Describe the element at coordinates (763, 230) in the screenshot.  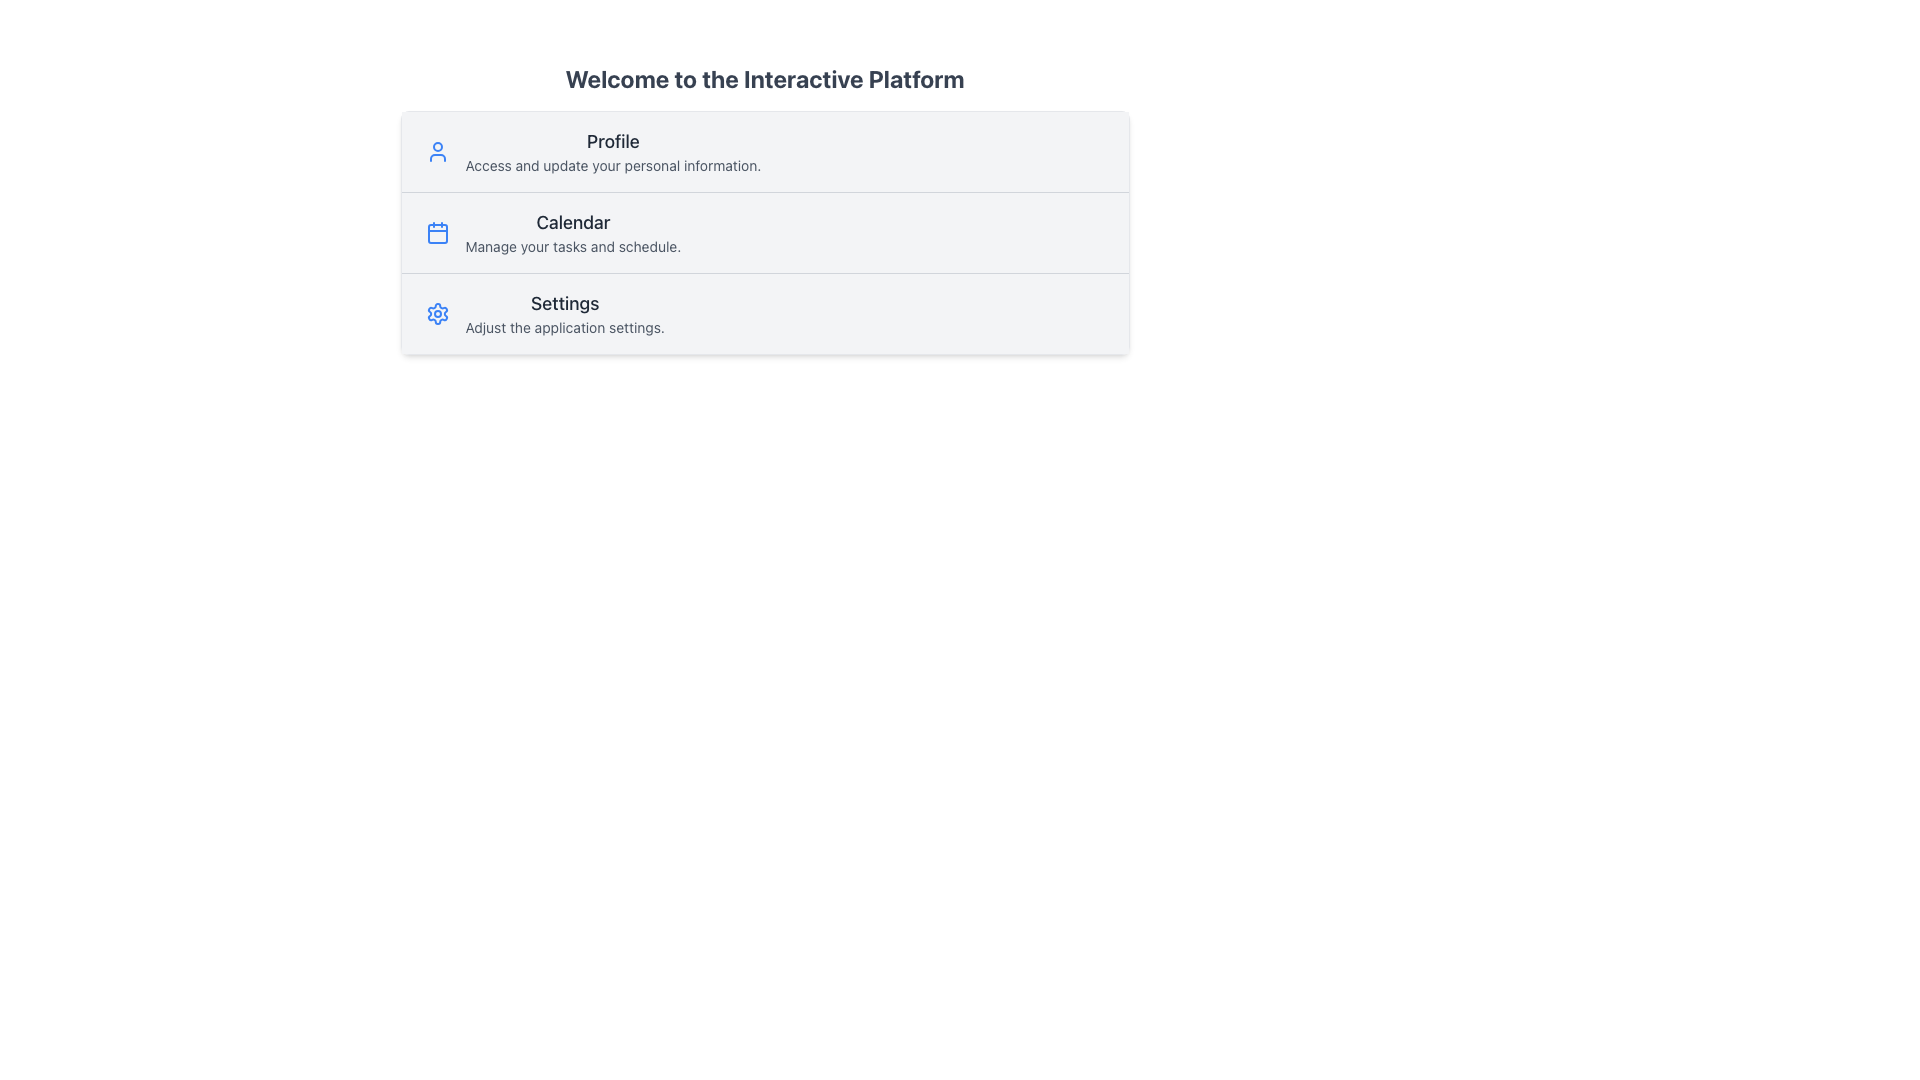
I see `contents of the List item with an icon and two textual components that provides access to calendar-related functionalities, located in the second row of the vertical list` at that location.